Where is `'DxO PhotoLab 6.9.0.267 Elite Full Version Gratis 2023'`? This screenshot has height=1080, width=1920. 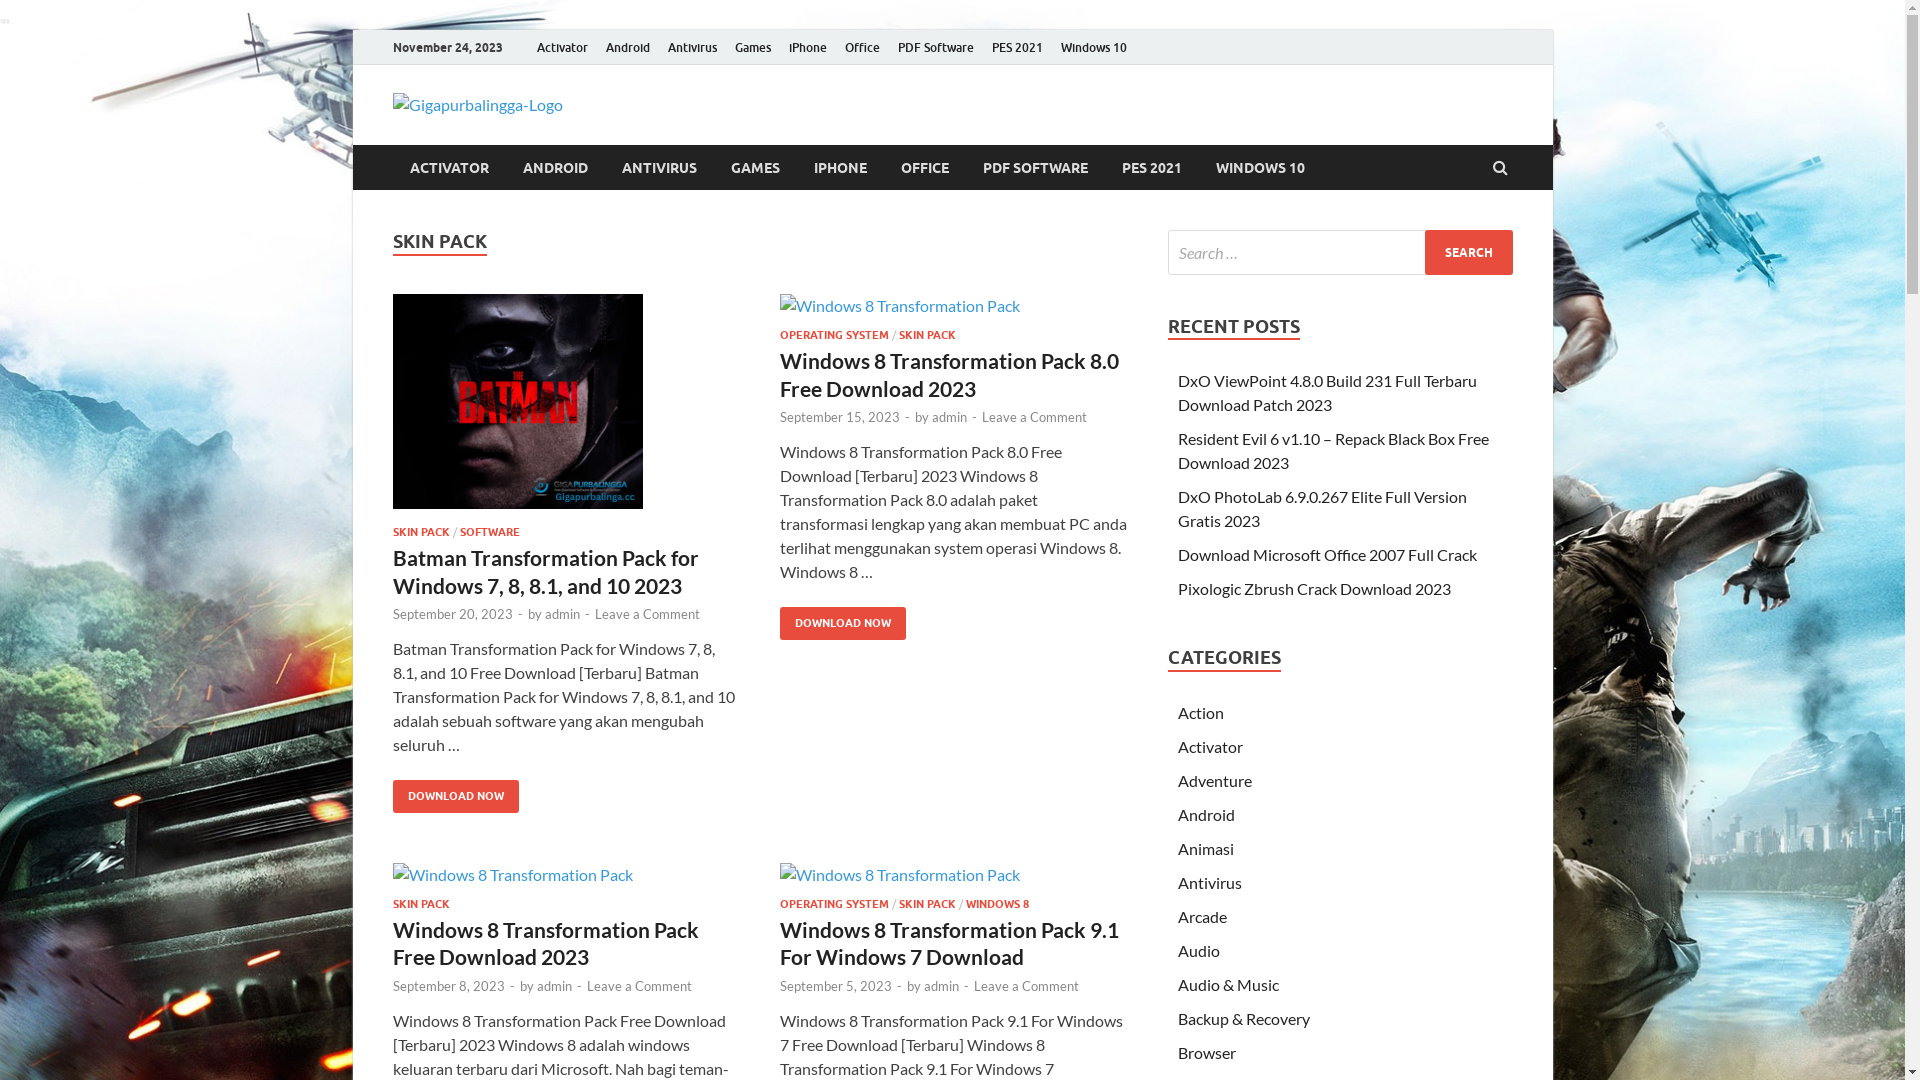
'DxO PhotoLab 6.9.0.267 Elite Full Version Gratis 2023' is located at coordinates (1322, 507).